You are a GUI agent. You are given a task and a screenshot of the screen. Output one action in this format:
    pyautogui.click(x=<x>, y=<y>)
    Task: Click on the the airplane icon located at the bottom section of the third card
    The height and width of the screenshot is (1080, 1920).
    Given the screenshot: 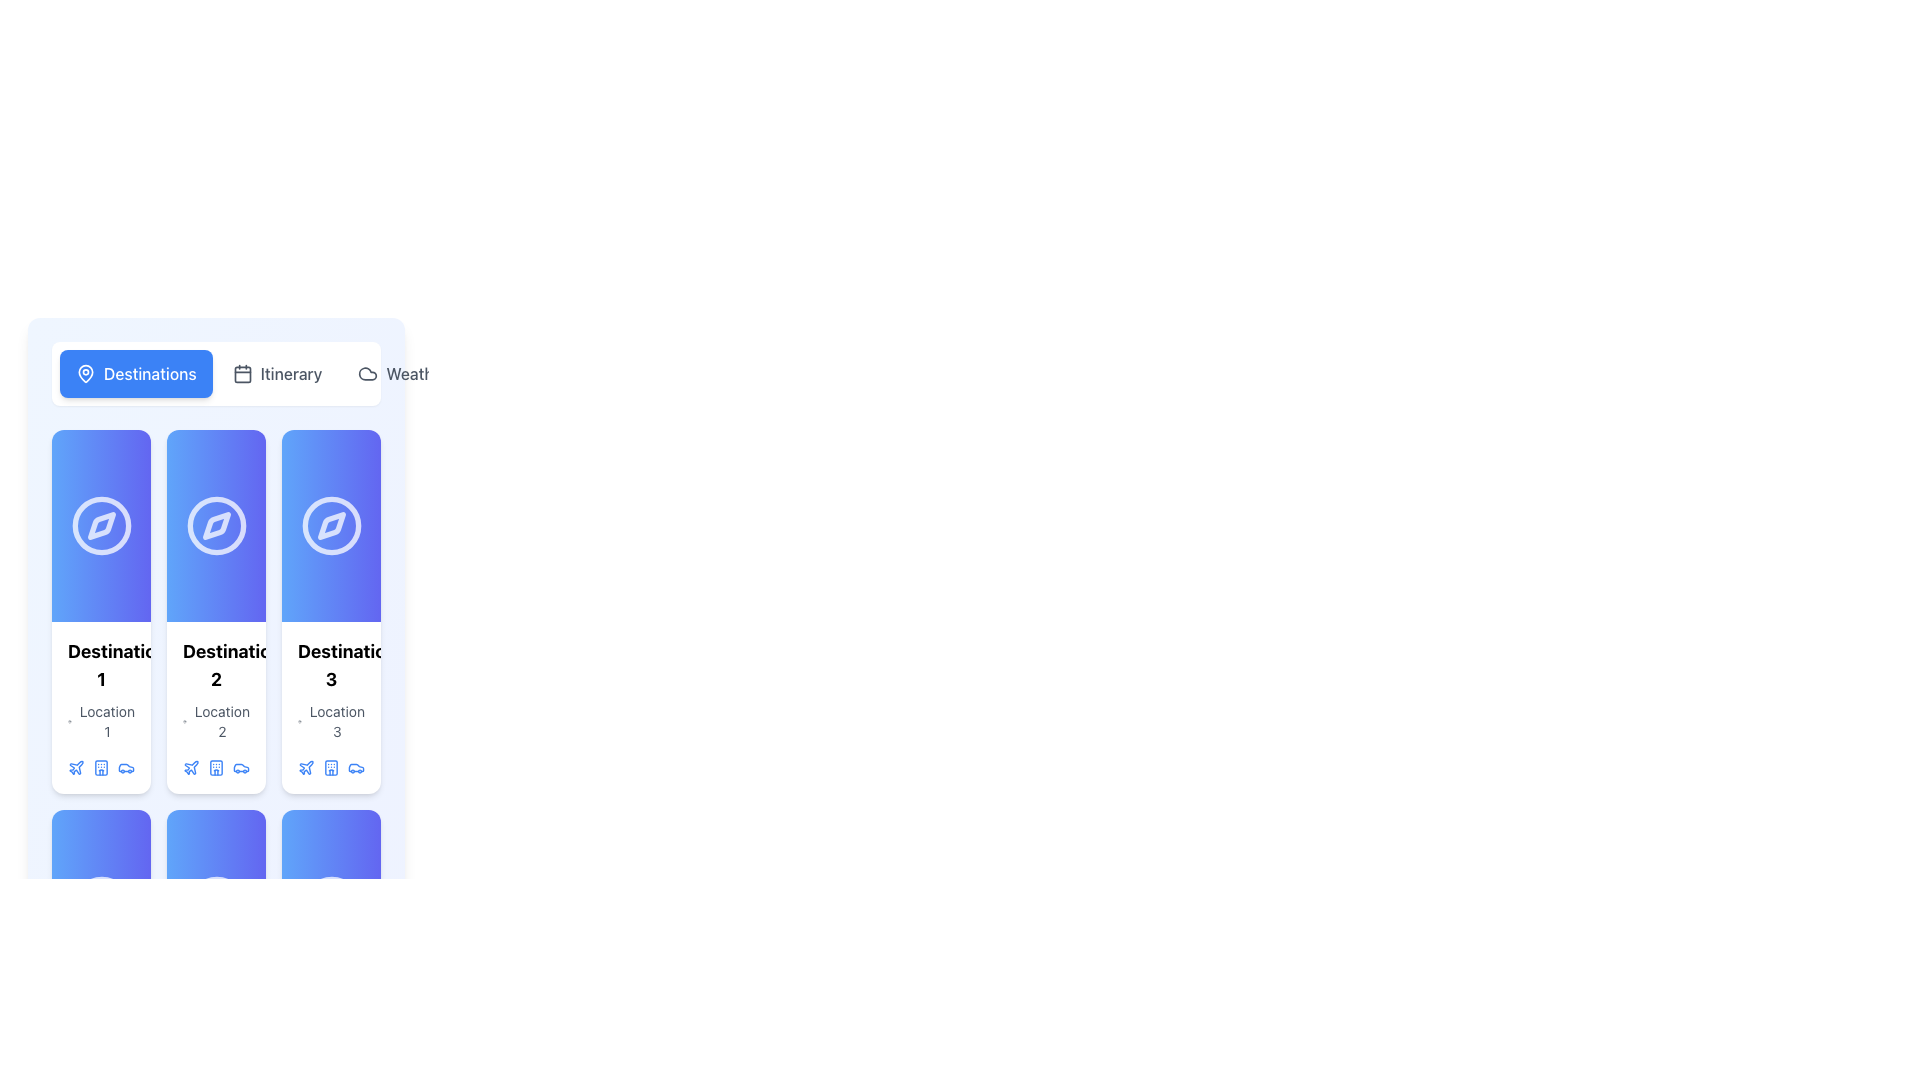 What is the action you would take?
    pyautogui.click(x=76, y=766)
    